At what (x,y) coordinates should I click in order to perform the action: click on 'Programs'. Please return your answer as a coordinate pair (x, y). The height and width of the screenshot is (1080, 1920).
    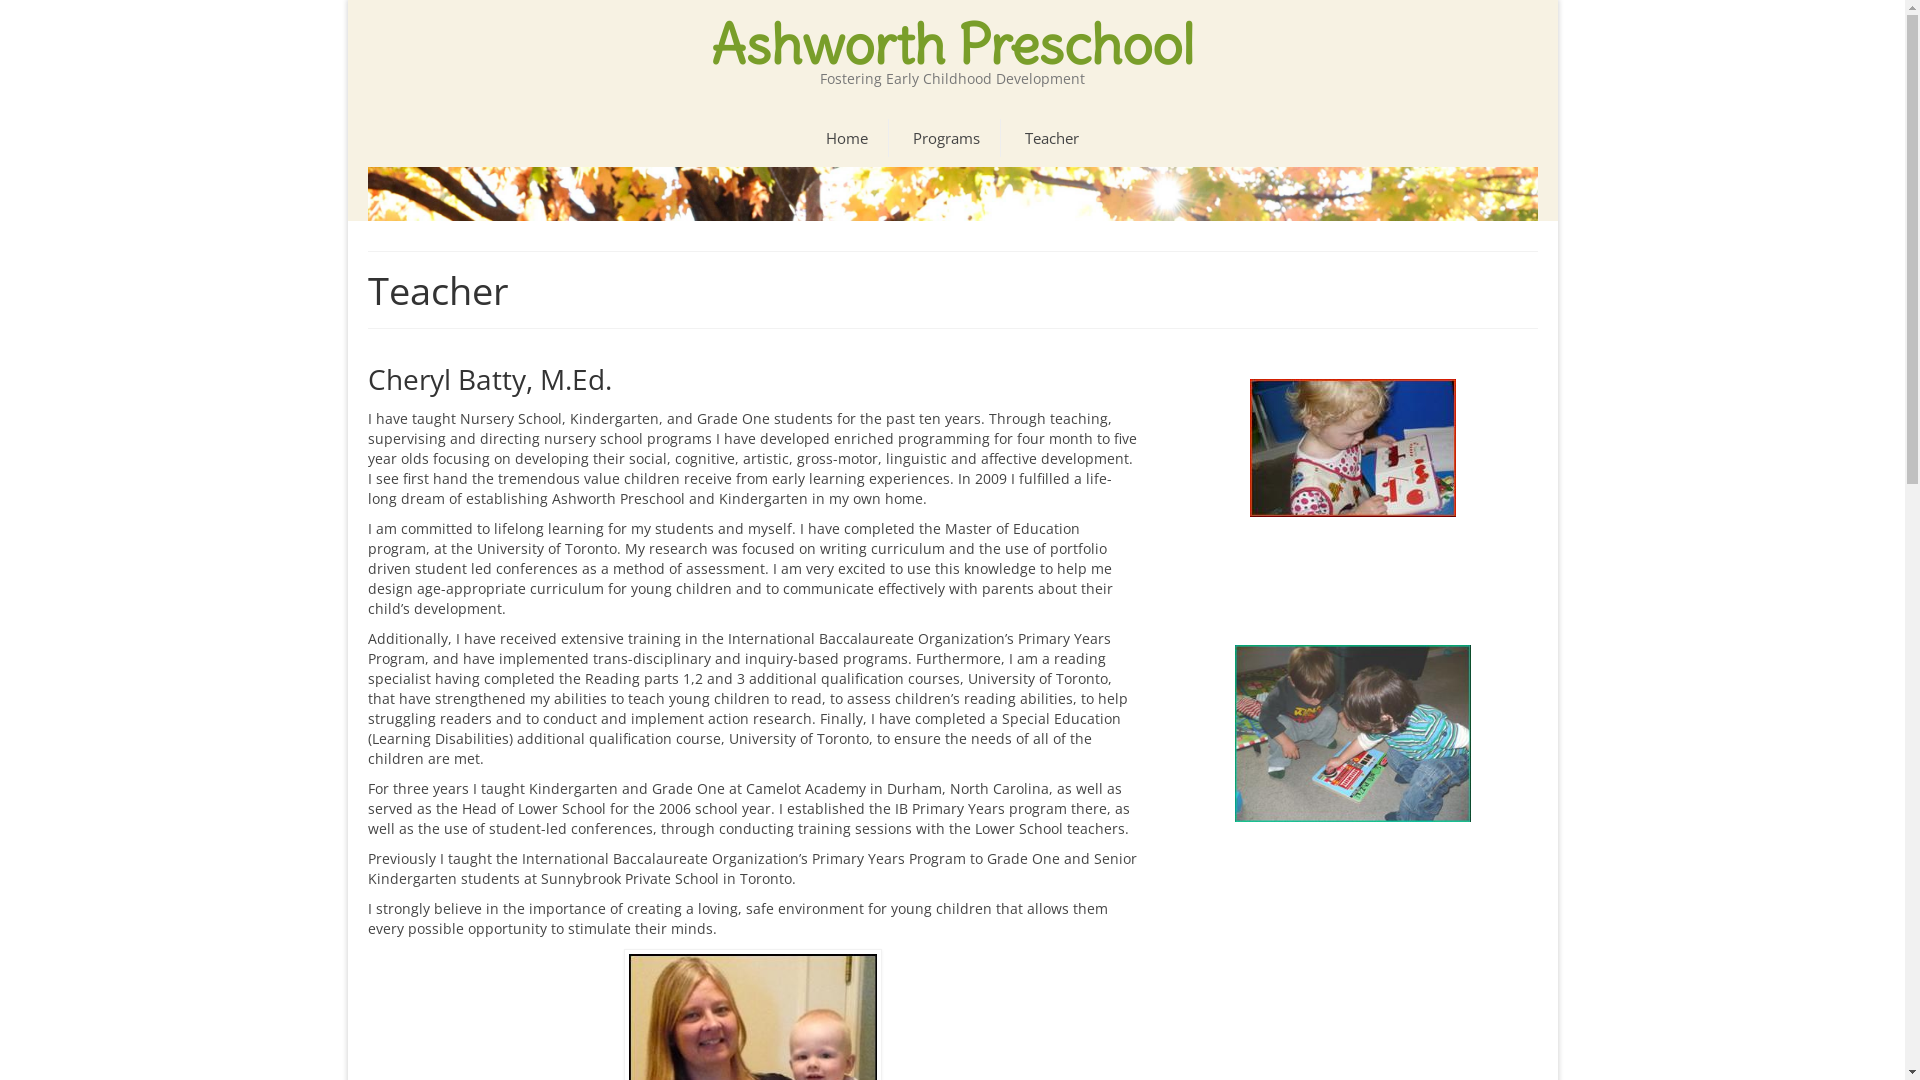
    Looking at the image, I should click on (945, 137).